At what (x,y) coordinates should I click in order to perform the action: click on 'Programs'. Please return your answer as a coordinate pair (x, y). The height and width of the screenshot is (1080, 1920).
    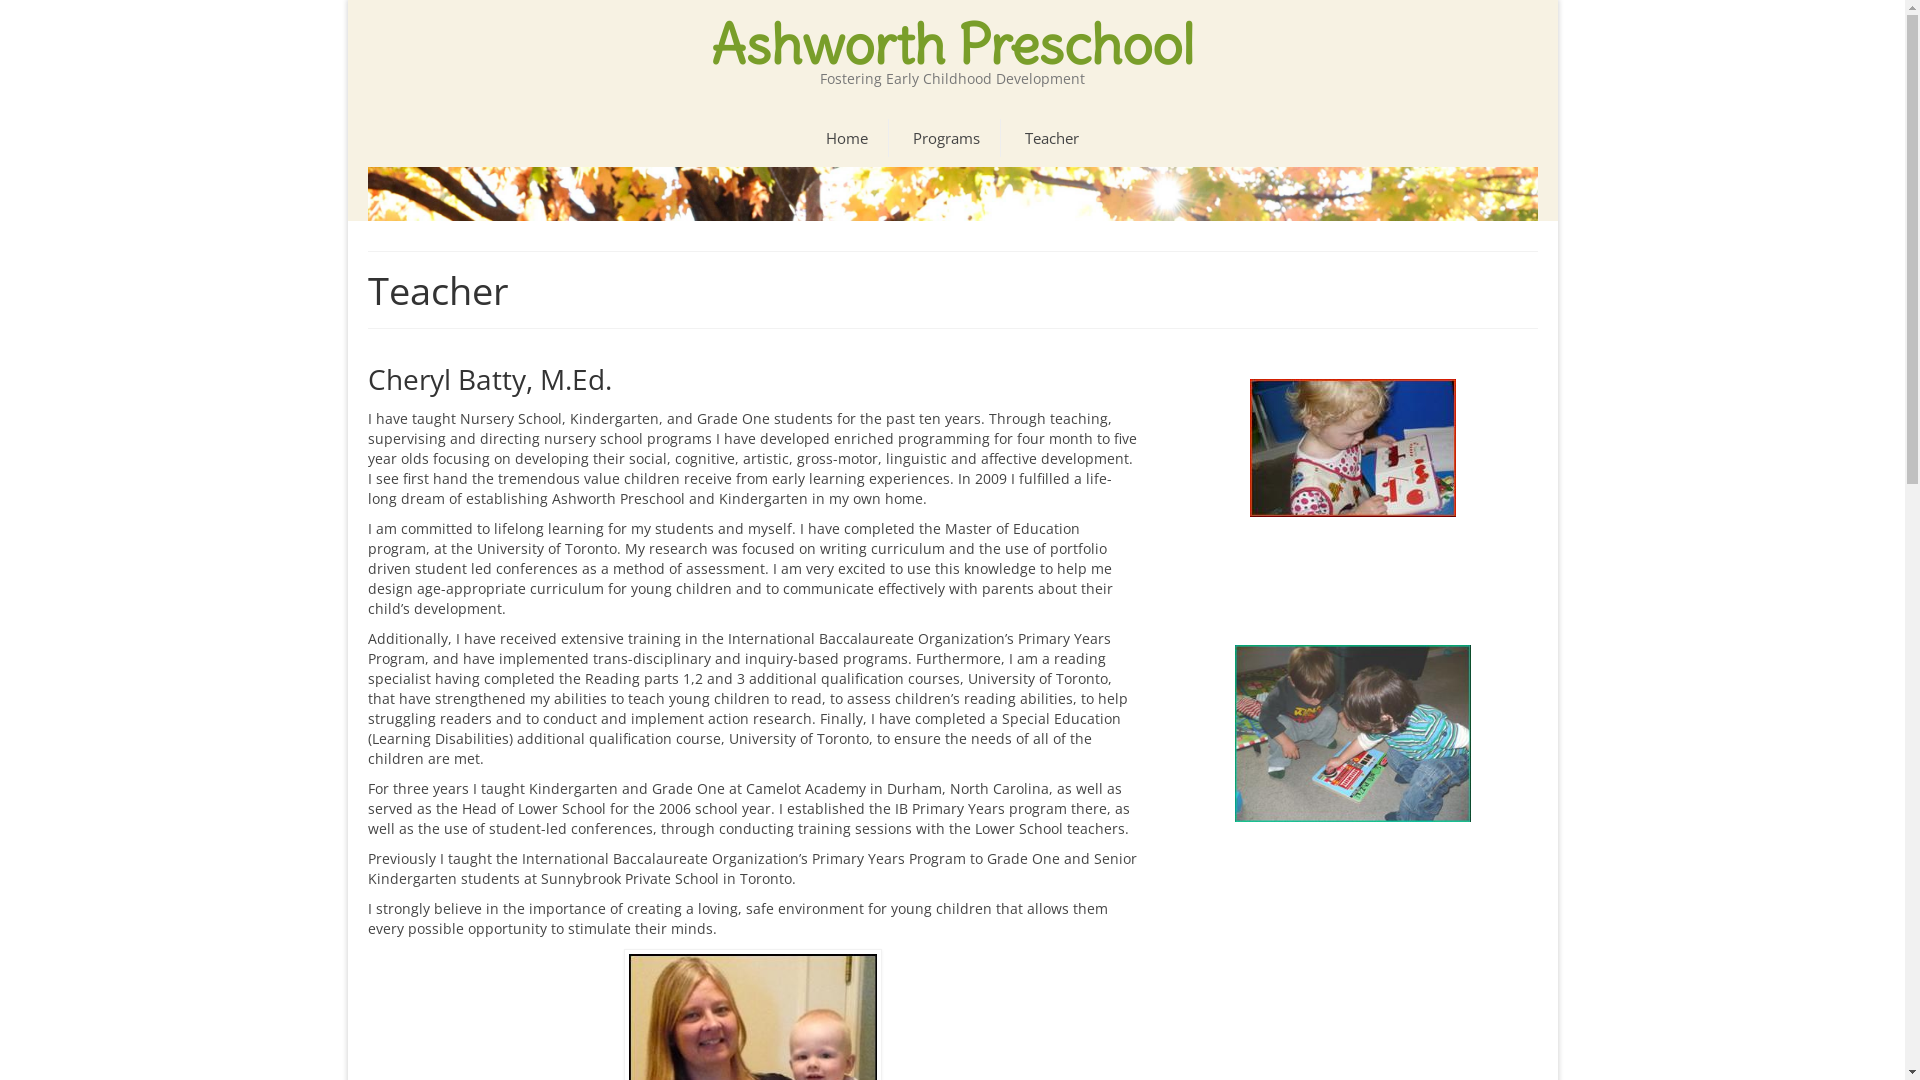
    Looking at the image, I should click on (945, 137).